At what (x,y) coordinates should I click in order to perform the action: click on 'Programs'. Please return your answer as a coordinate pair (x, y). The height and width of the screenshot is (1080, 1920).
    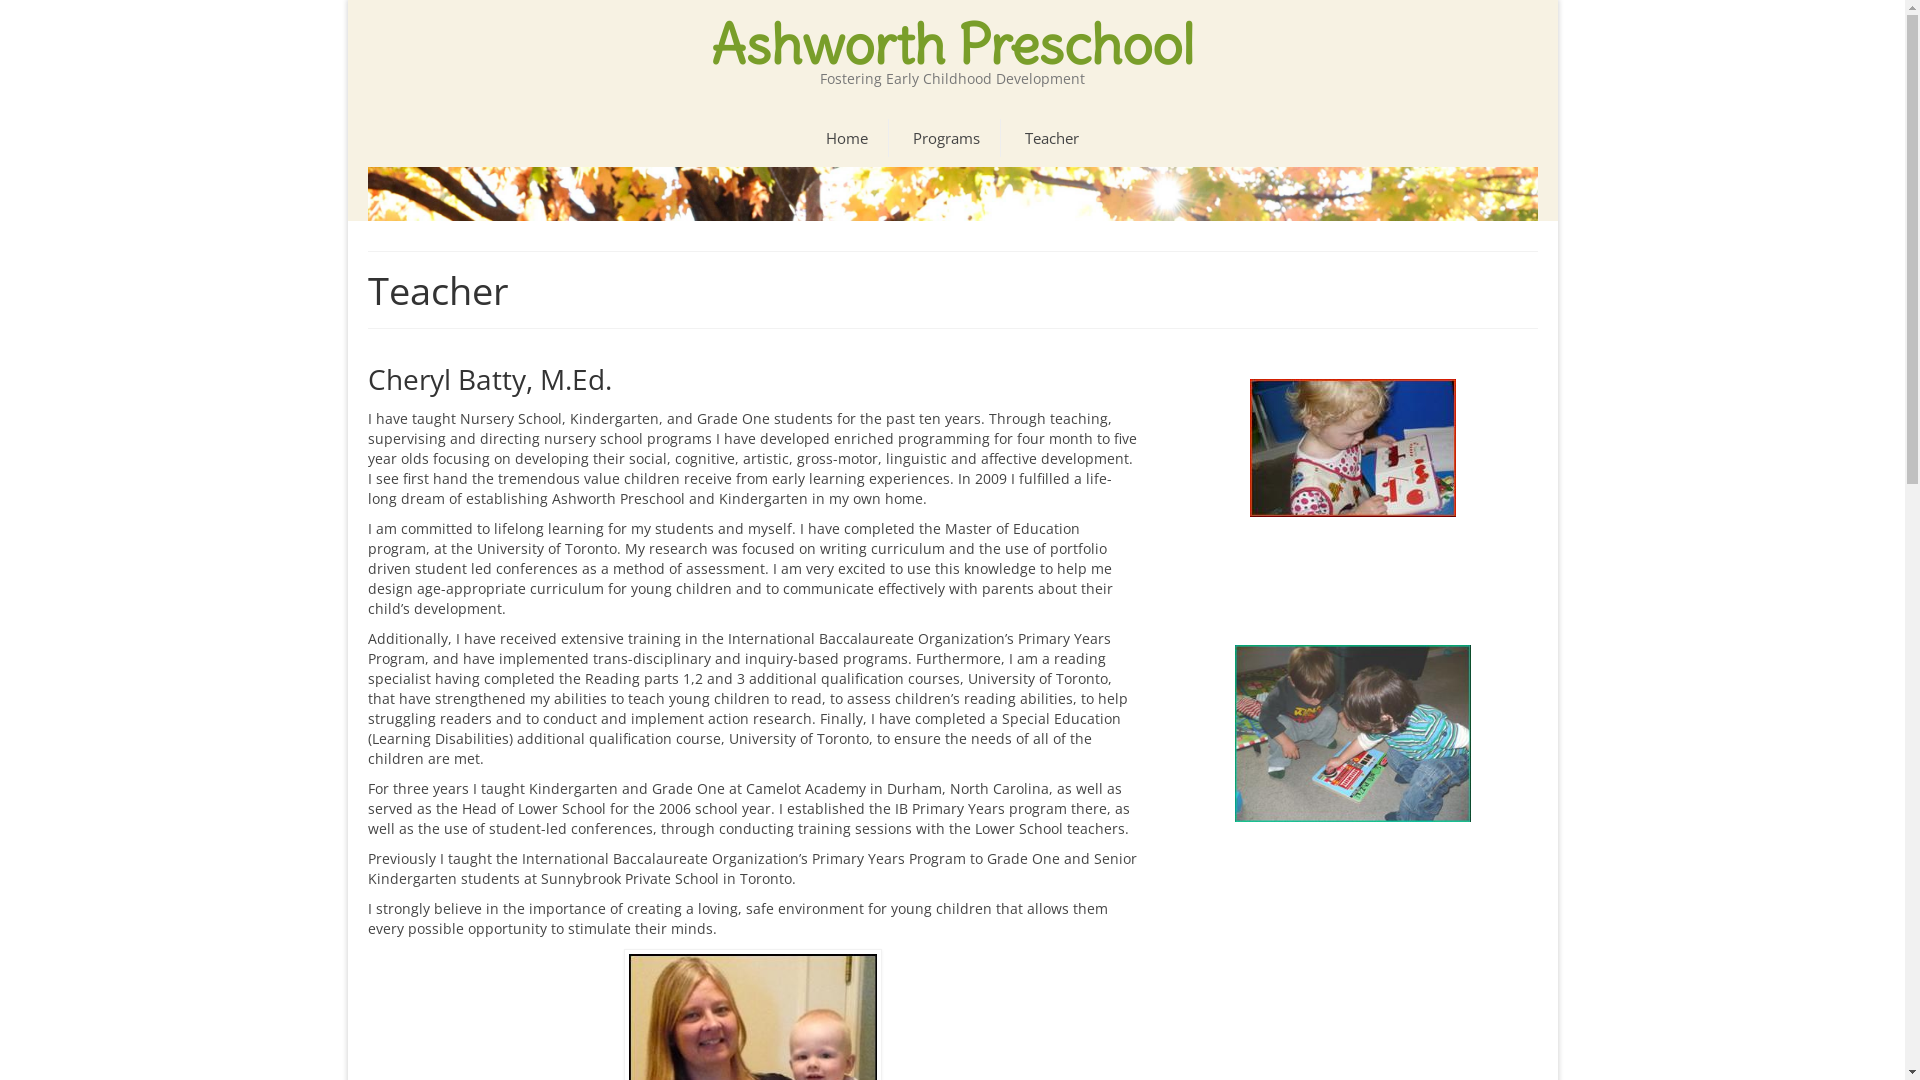
    Looking at the image, I should click on (945, 137).